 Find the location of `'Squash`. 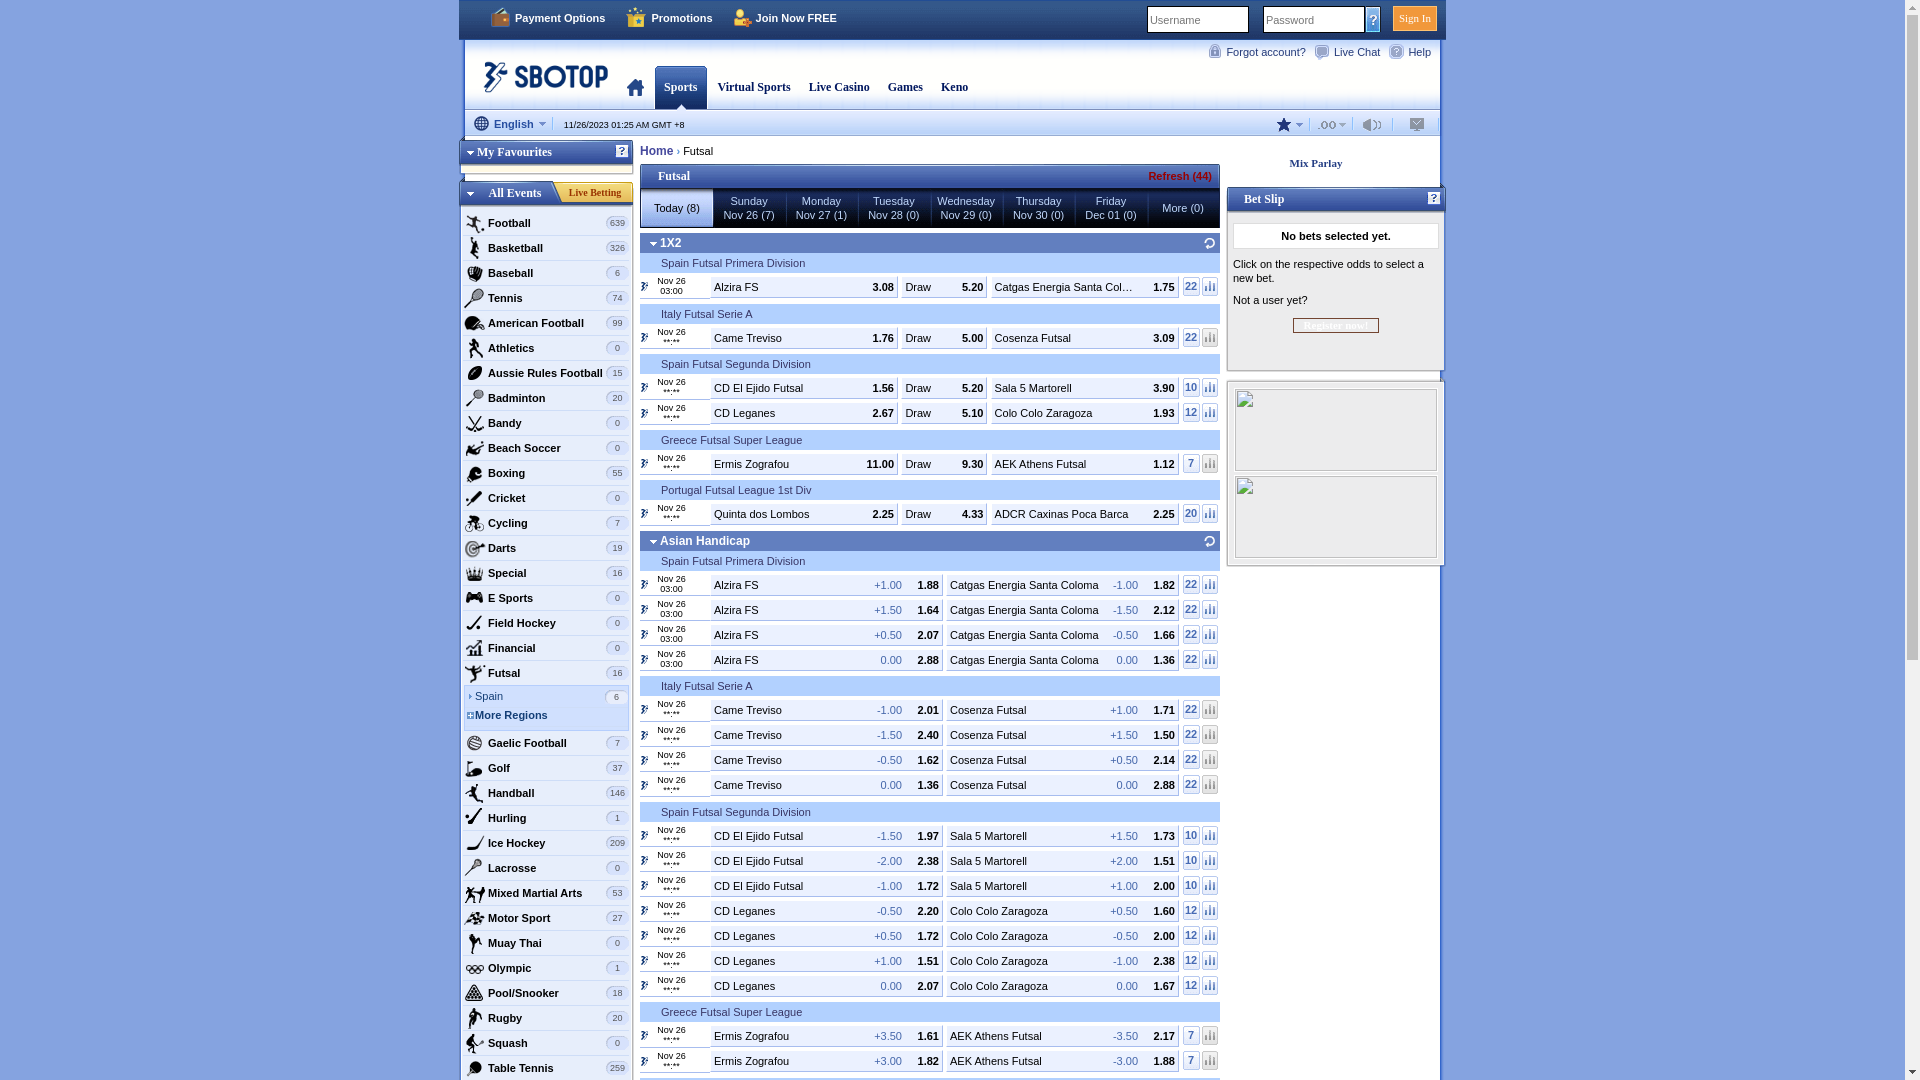

'Squash is located at coordinates (546, 1041).